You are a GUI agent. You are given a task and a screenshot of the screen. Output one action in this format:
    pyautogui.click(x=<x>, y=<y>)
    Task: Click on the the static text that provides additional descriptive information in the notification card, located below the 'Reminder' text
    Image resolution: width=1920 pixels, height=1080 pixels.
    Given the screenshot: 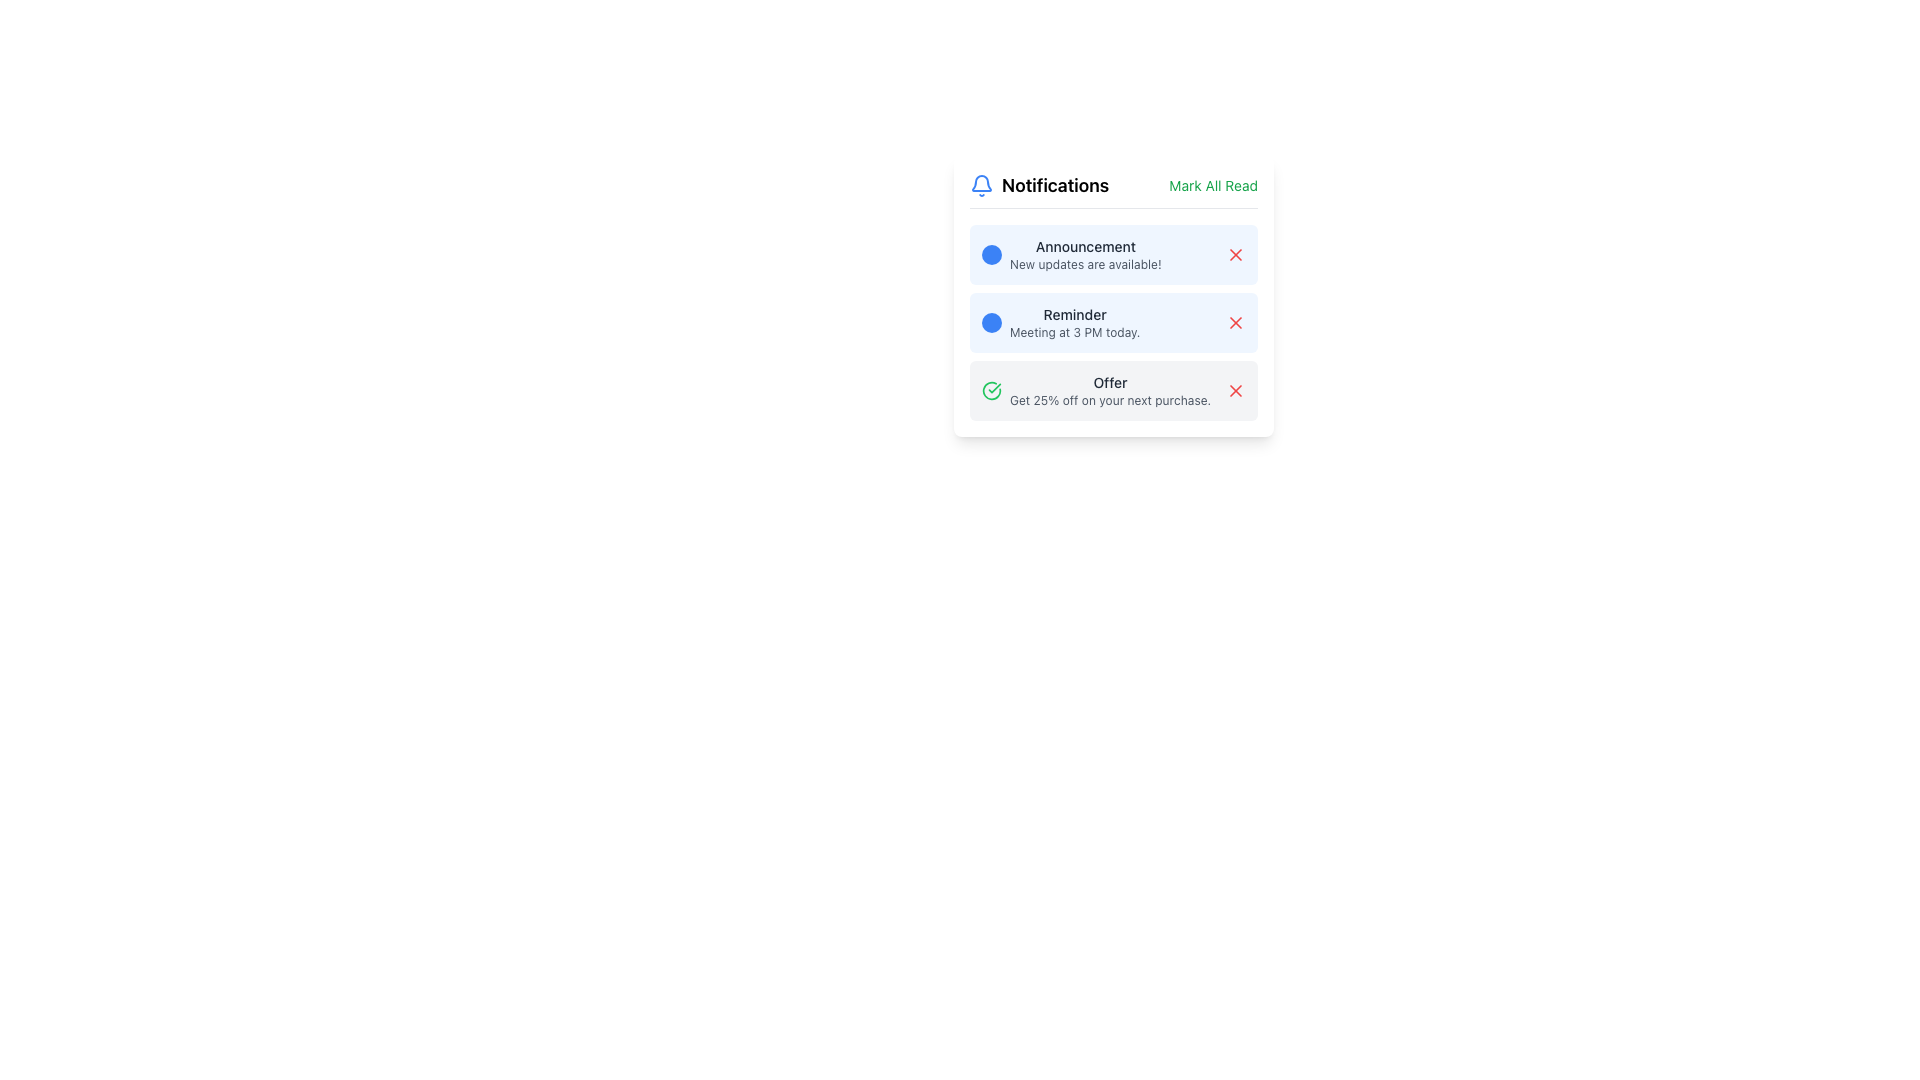 What is the action you would take?
    pyautogui.click(x=1074, y=331)
    